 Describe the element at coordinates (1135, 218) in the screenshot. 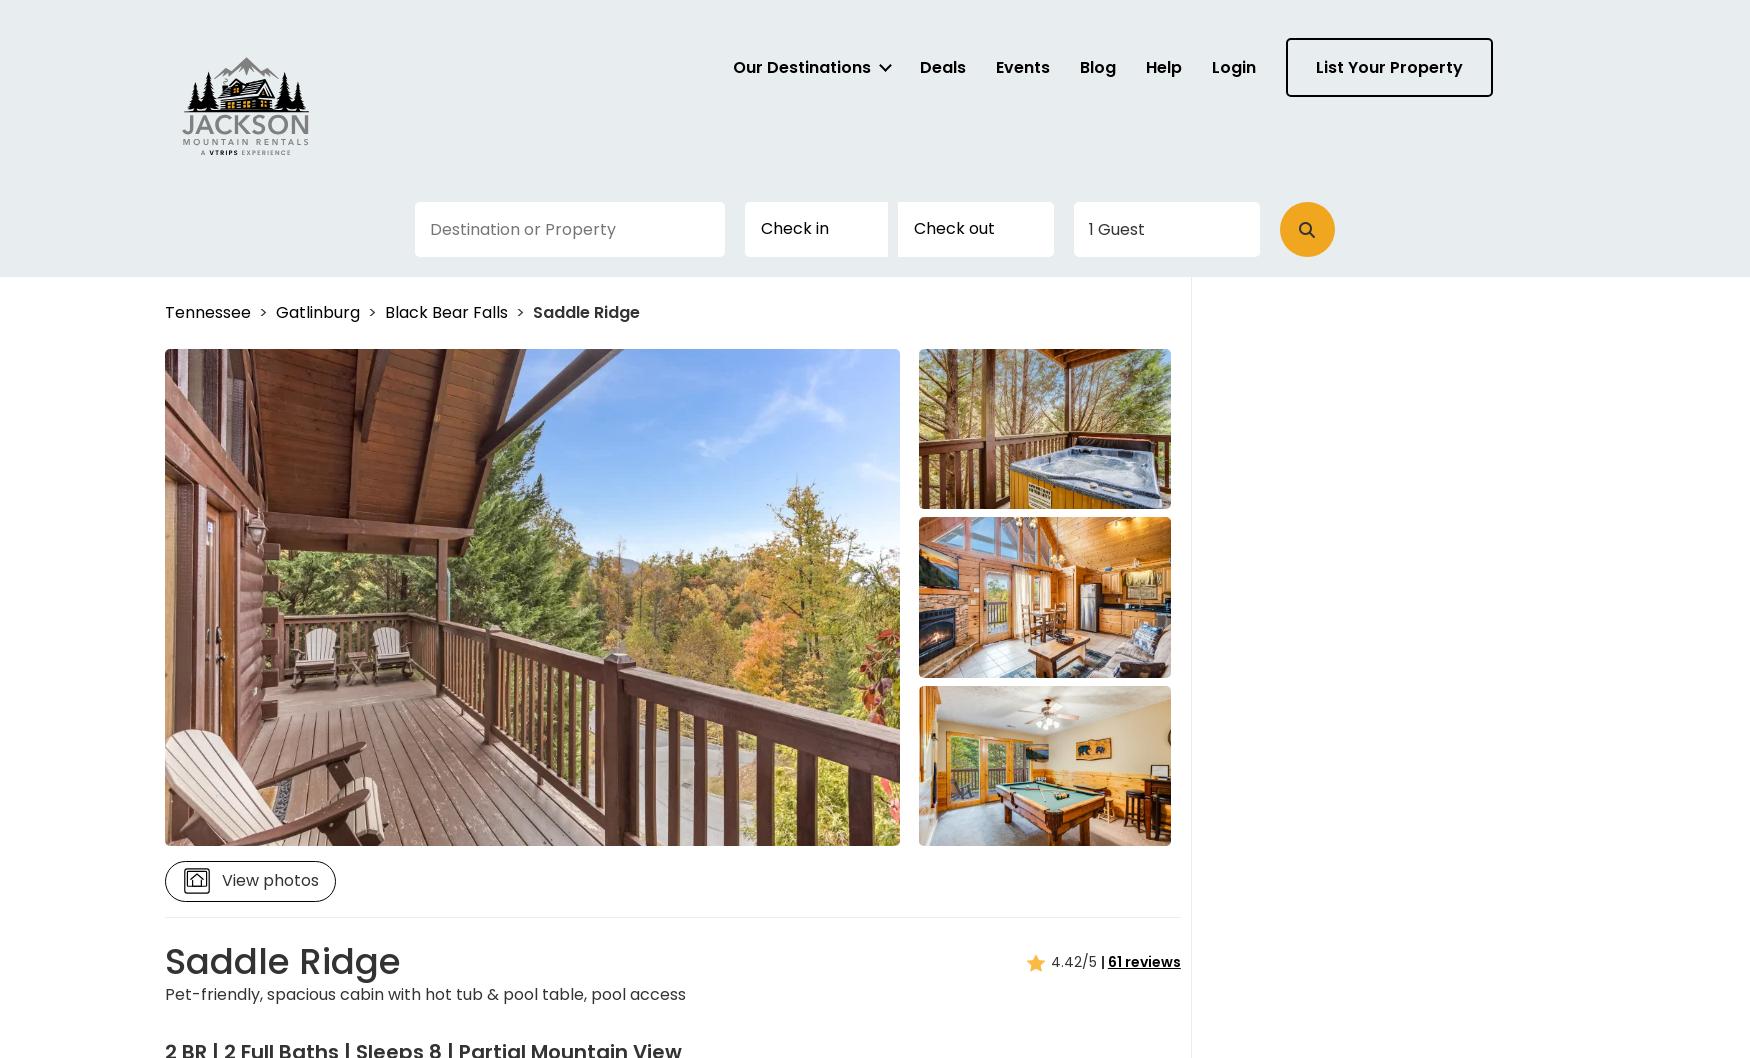

I see `'06/23/2023'` at that location.